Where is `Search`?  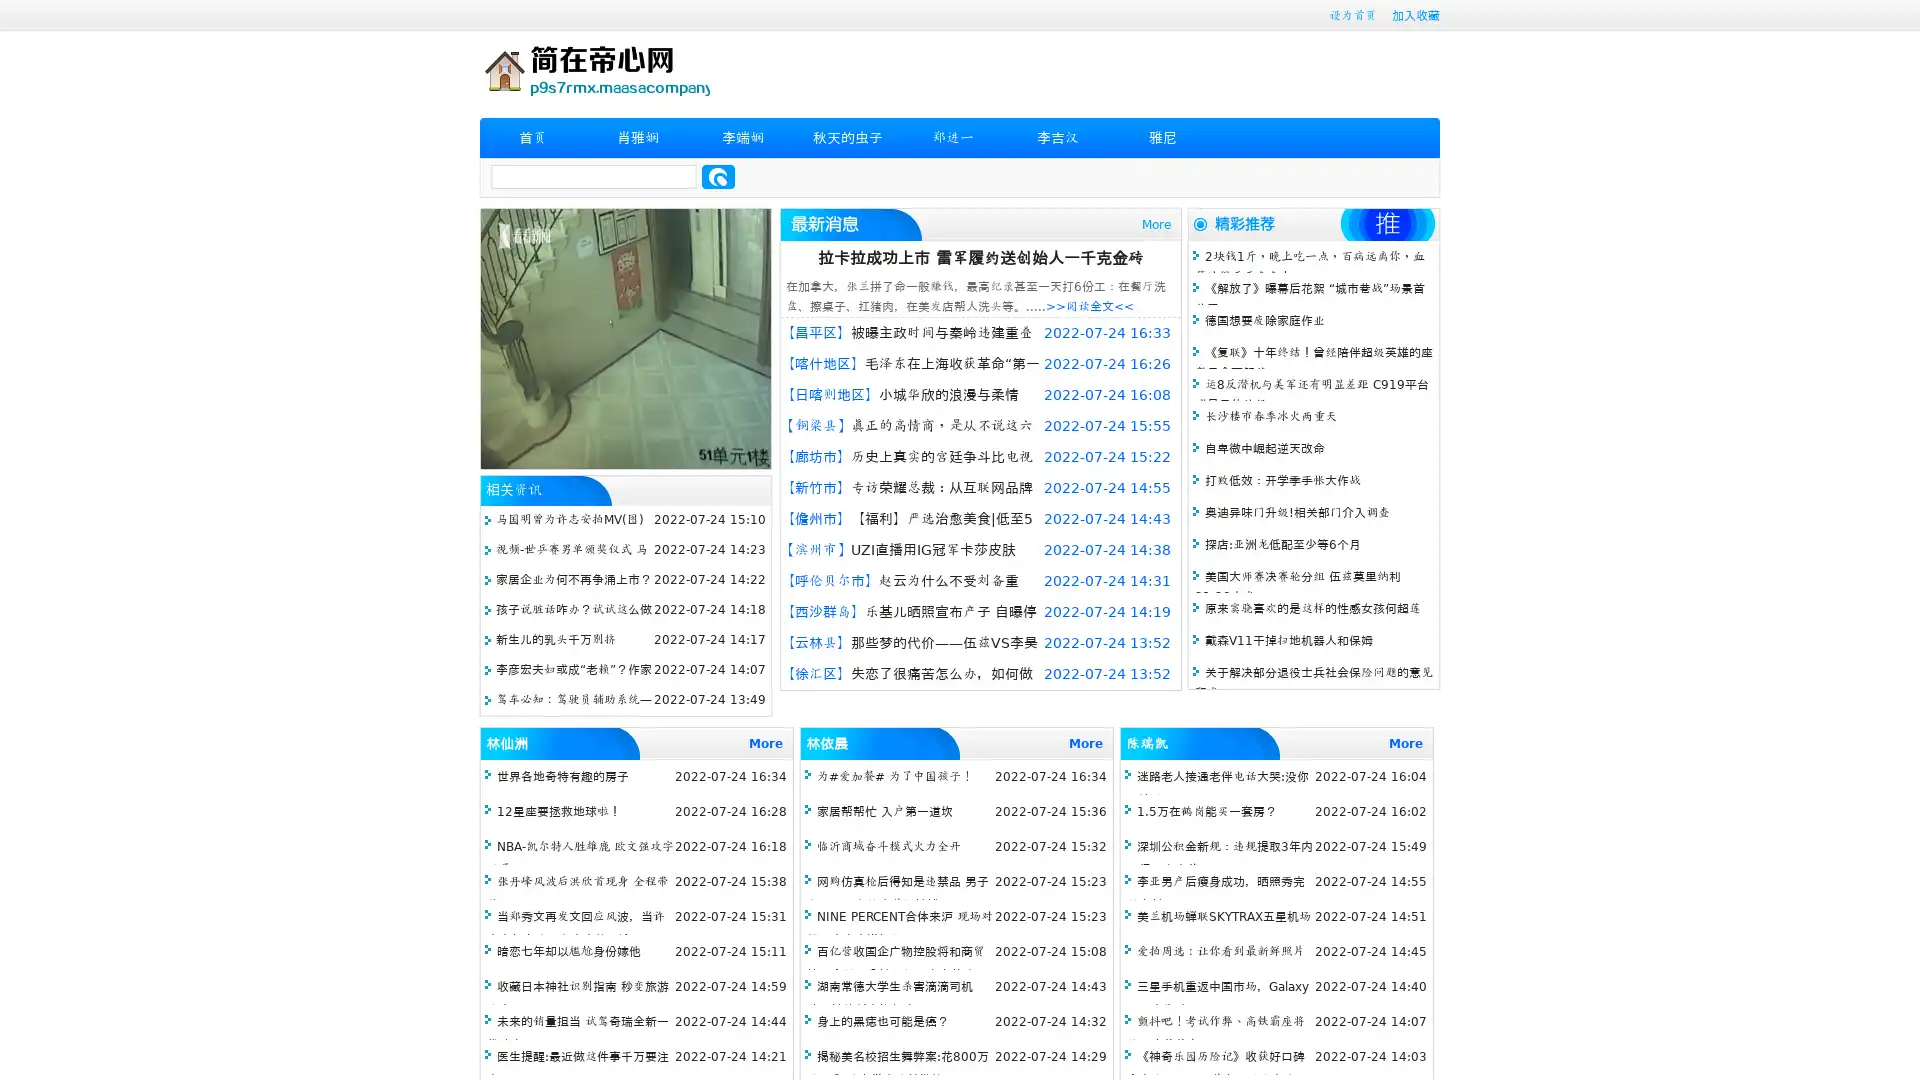
Search is located at coordinates (718, 176).